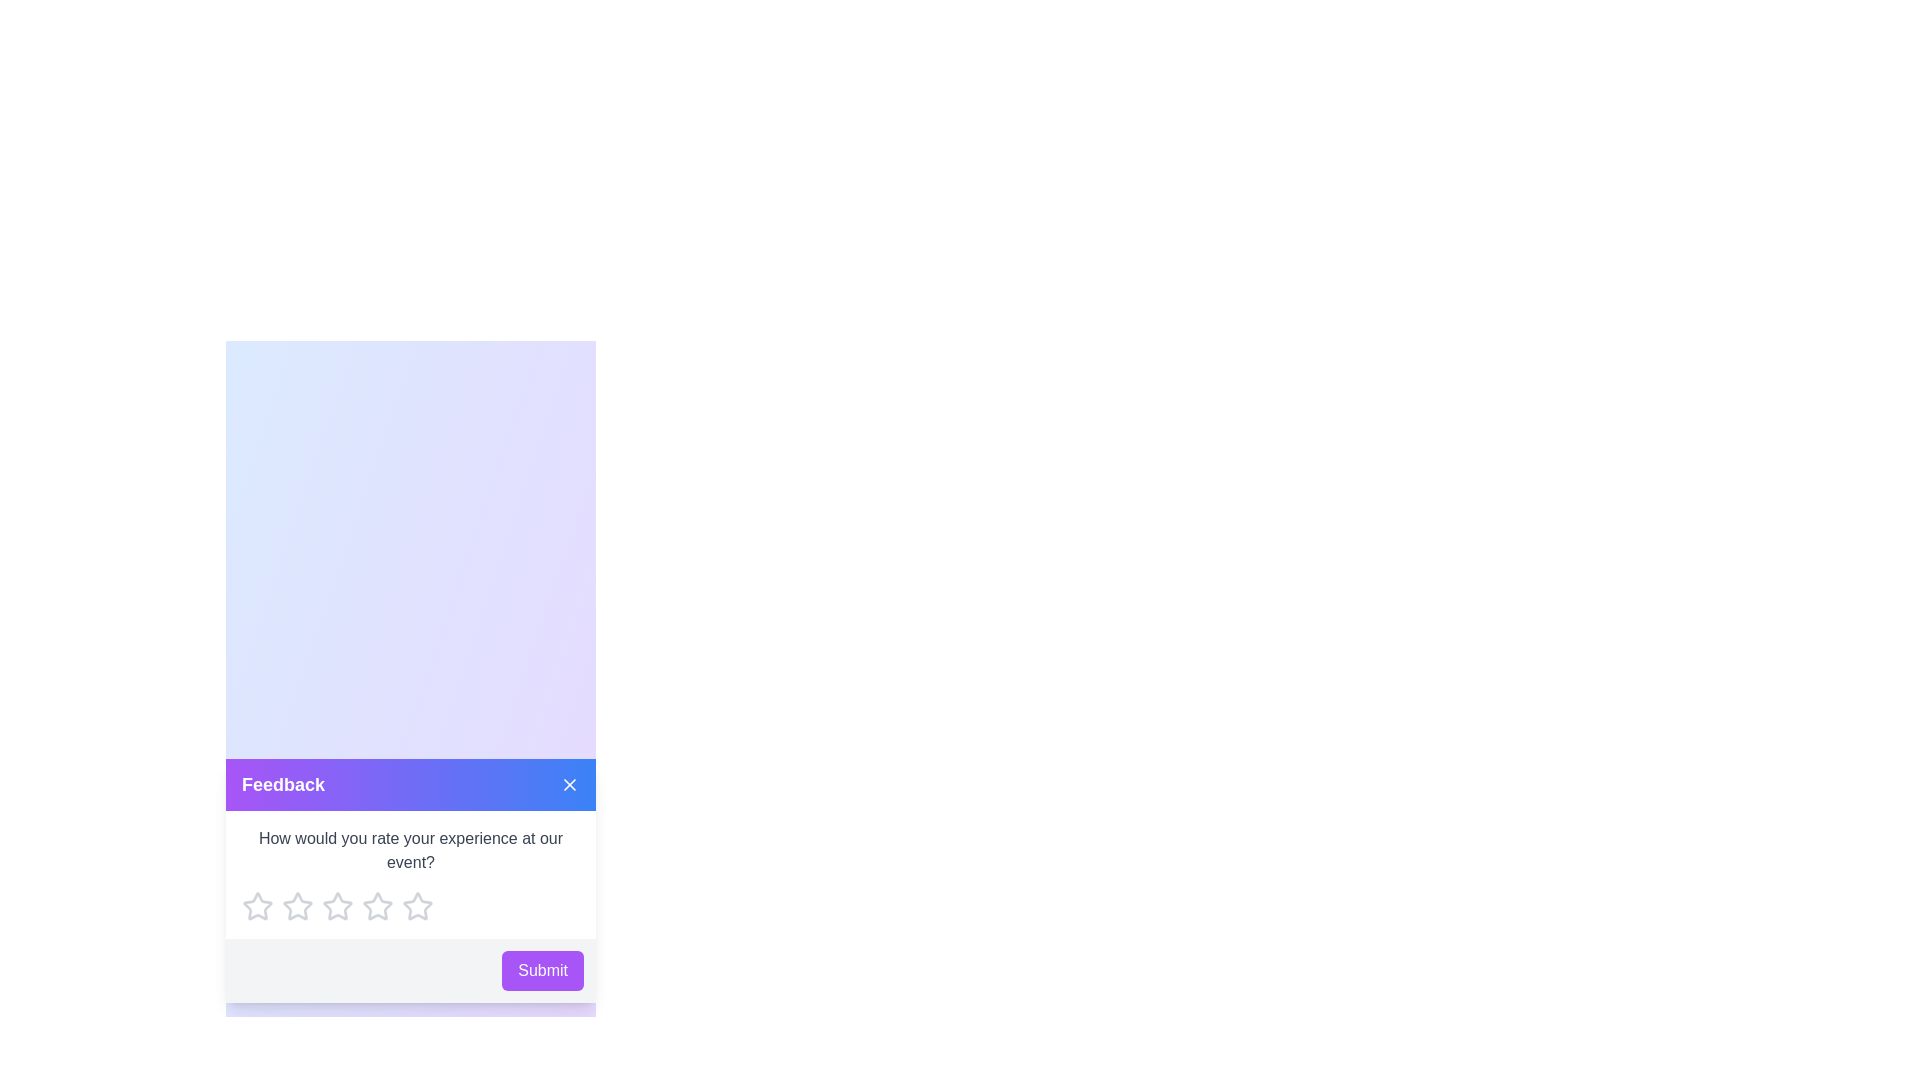 Image resolution: width=1920 pixels, height=1080 pixels. I want to click on the submit button located at the far-right of the bottom row of the dialog box's footer, so click(410, 970).